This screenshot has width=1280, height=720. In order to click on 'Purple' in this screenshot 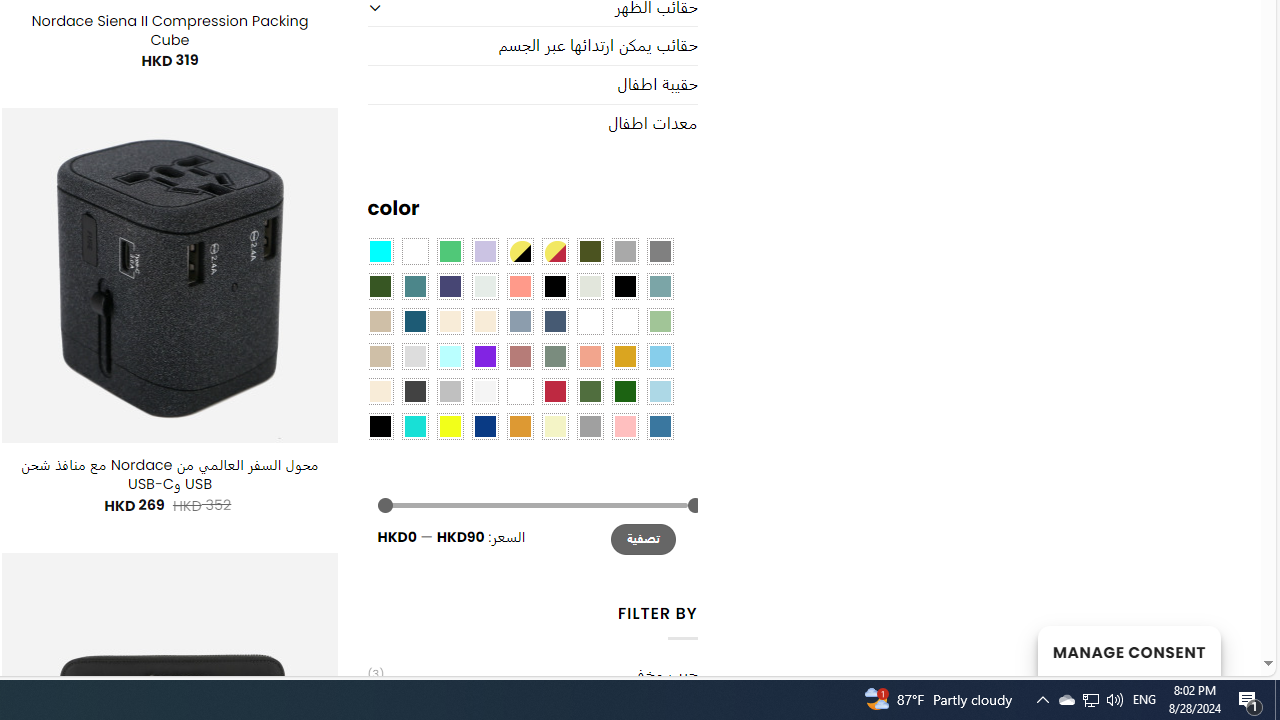, I will do `click(485, 354)`.